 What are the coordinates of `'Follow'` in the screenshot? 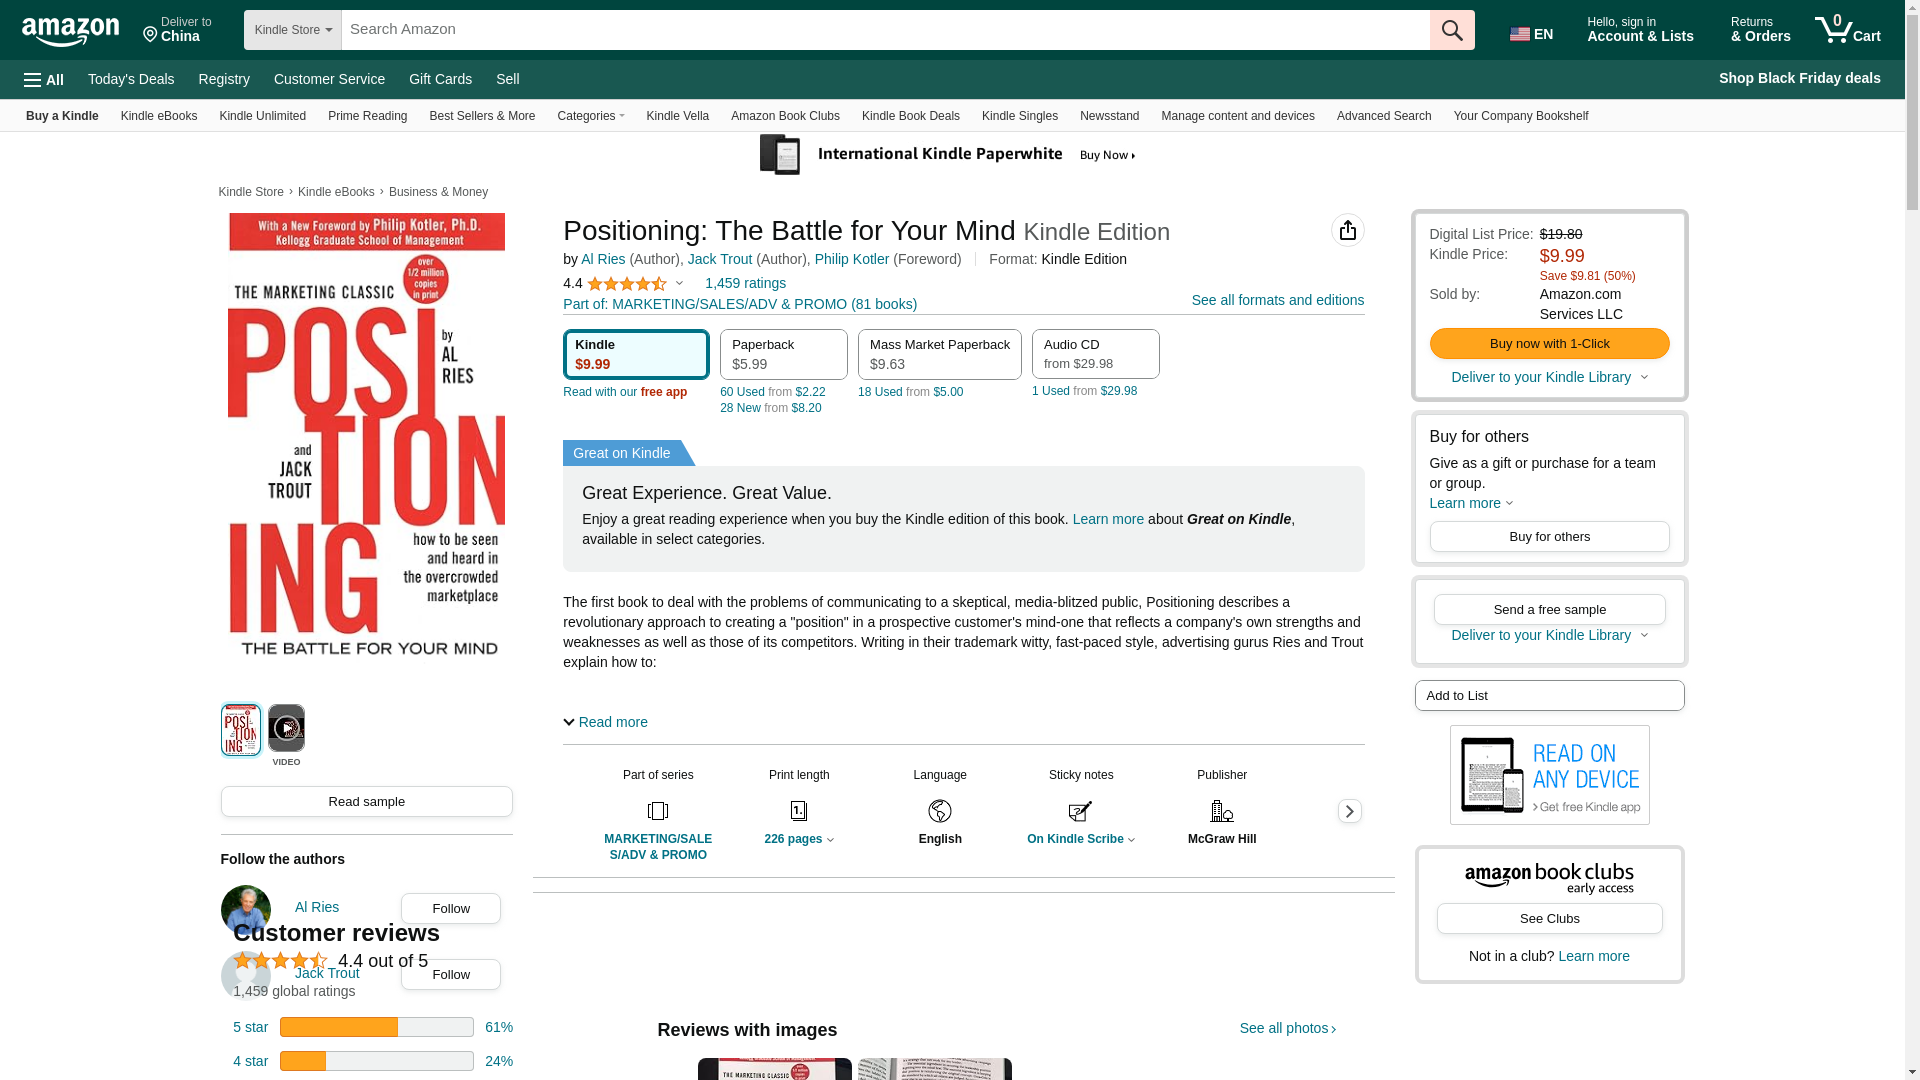 It's located at (401, 908).